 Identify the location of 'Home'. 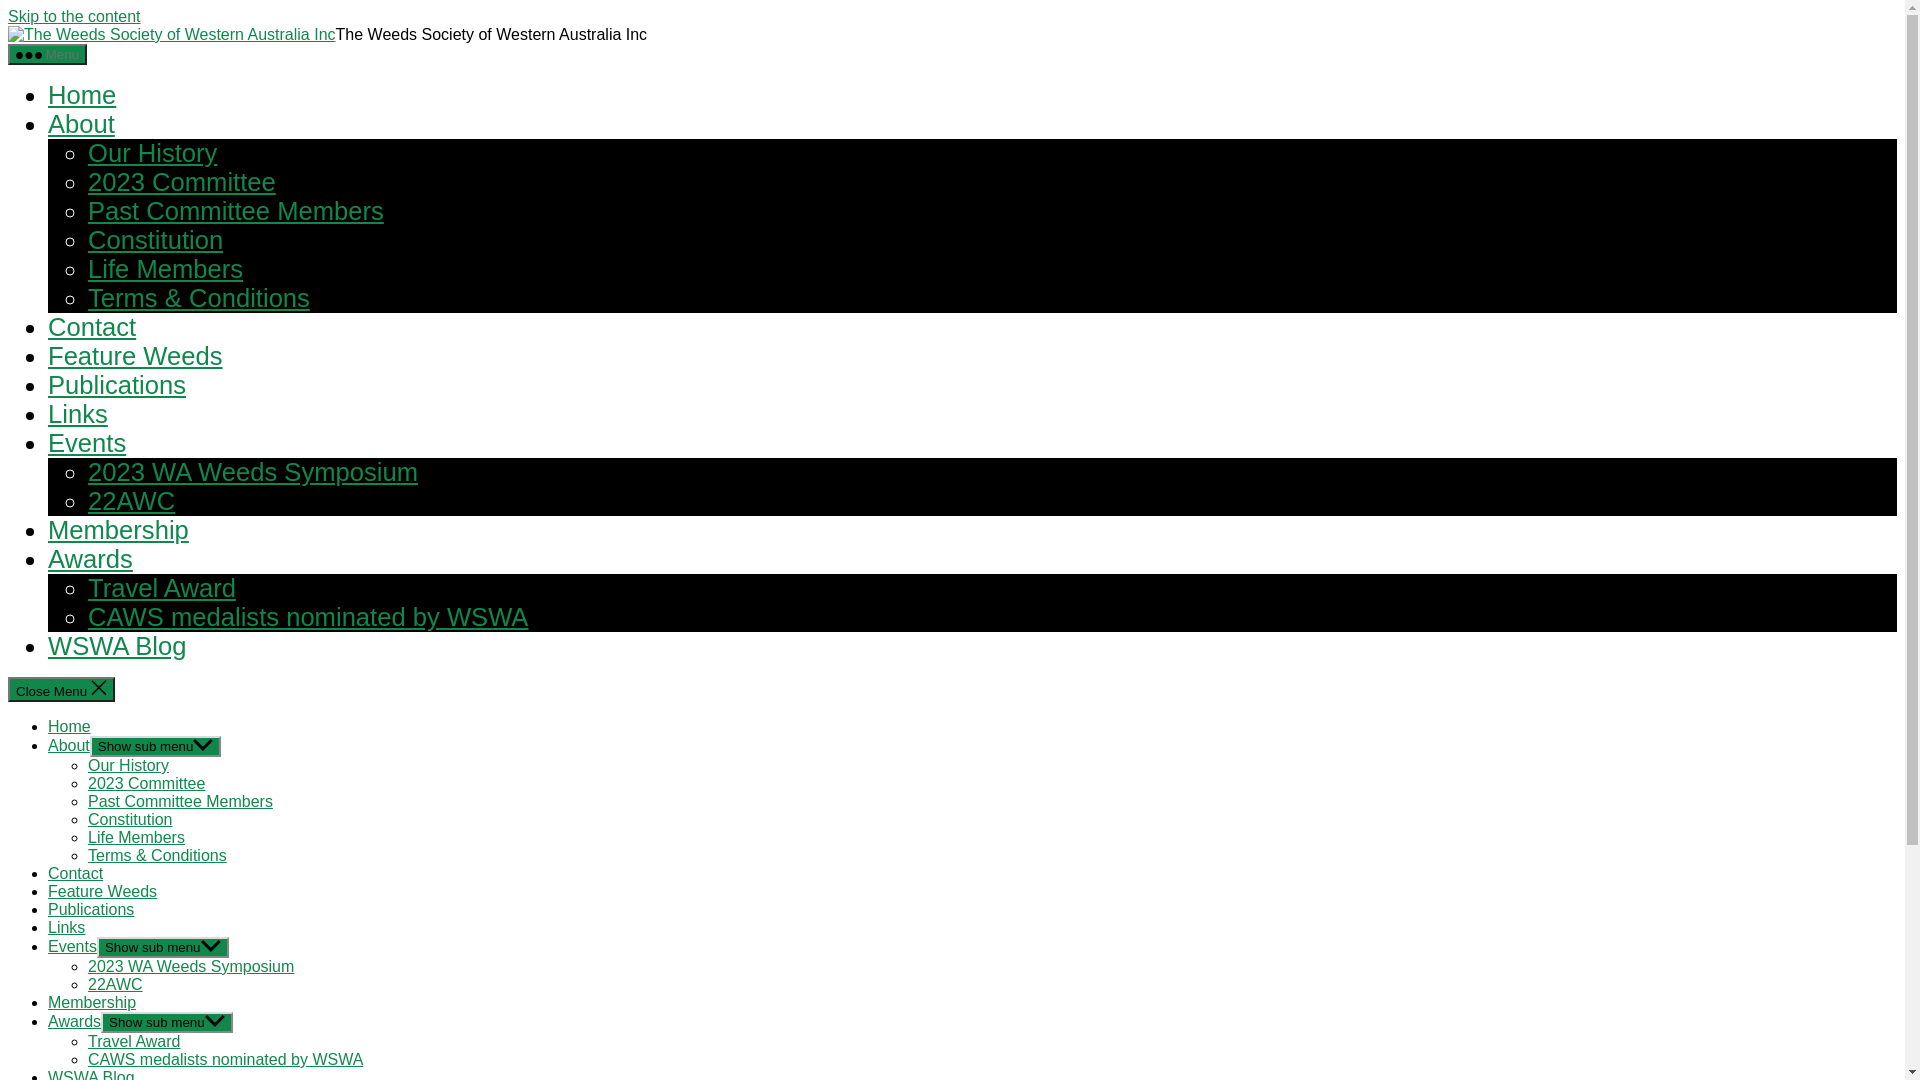
(69, 726).